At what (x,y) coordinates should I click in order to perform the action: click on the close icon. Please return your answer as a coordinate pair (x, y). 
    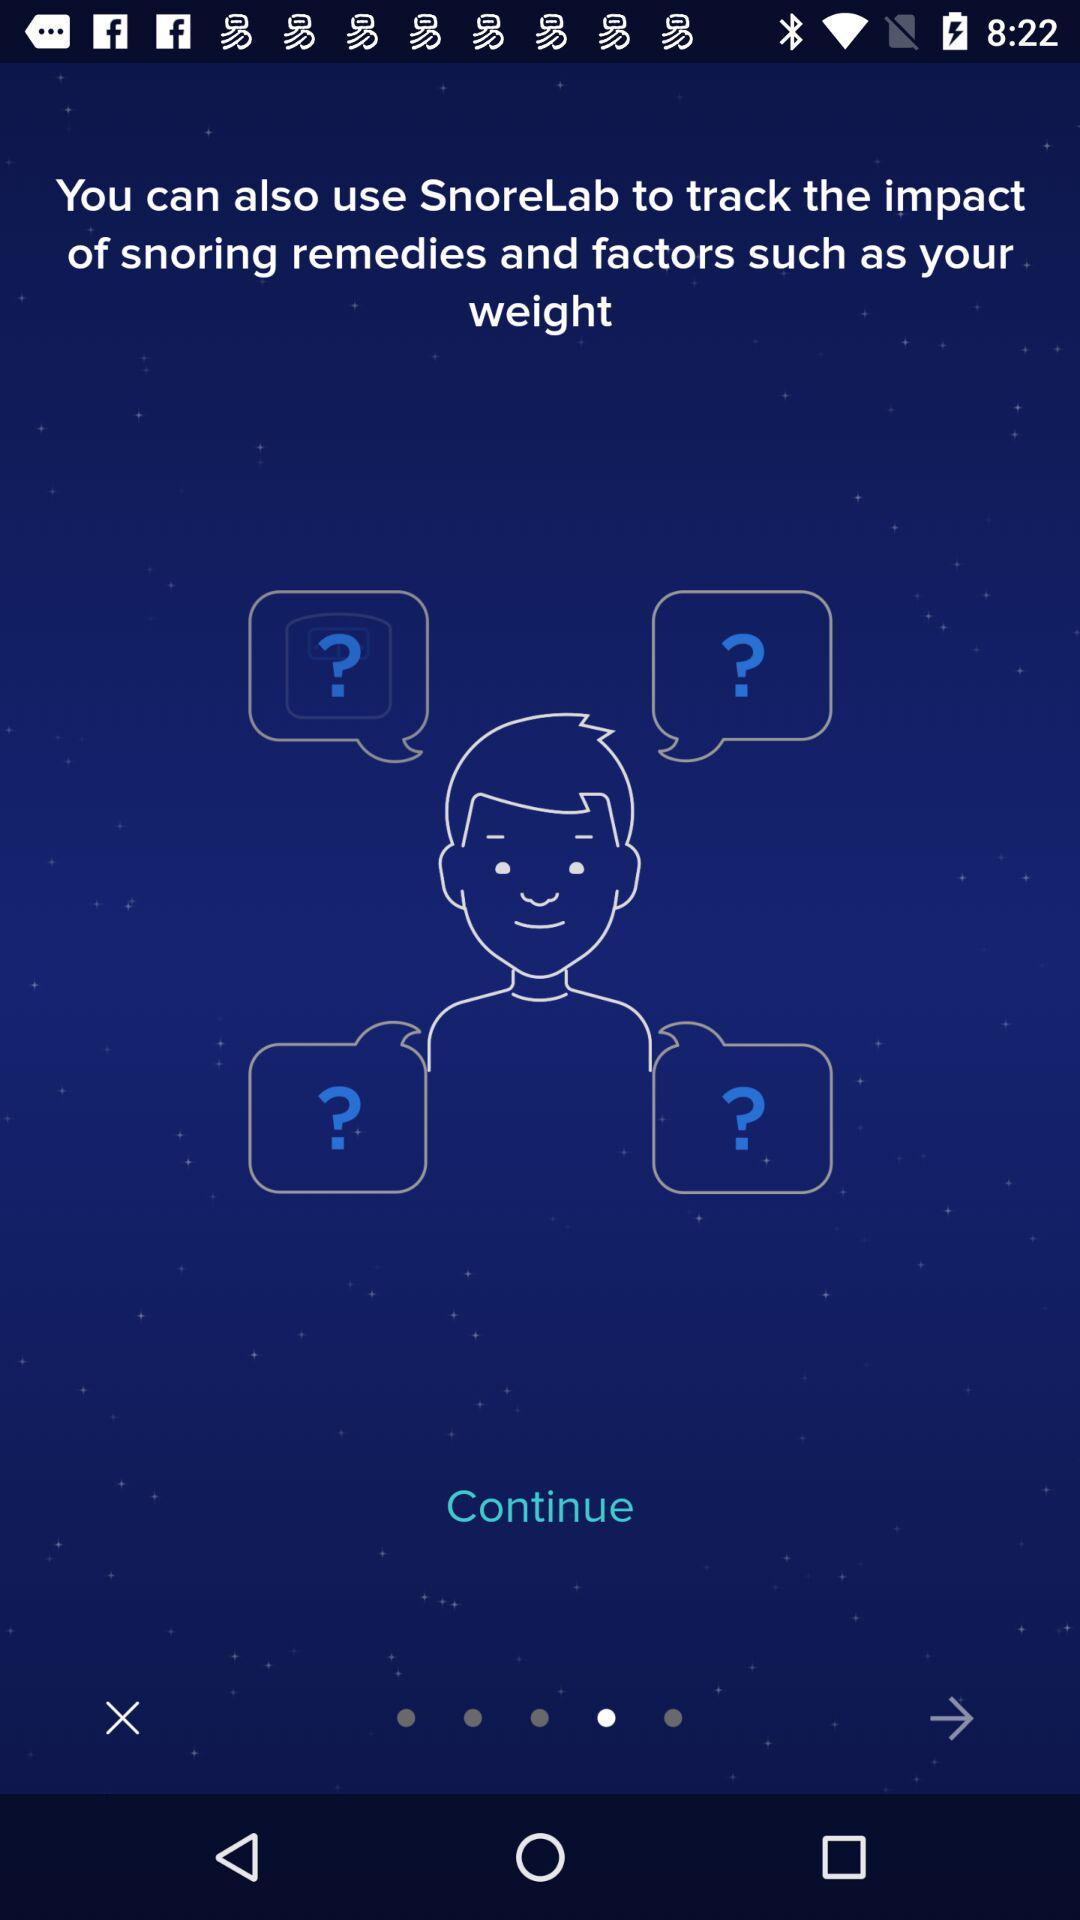
    Looking at the image, I should click on (122, 1716).